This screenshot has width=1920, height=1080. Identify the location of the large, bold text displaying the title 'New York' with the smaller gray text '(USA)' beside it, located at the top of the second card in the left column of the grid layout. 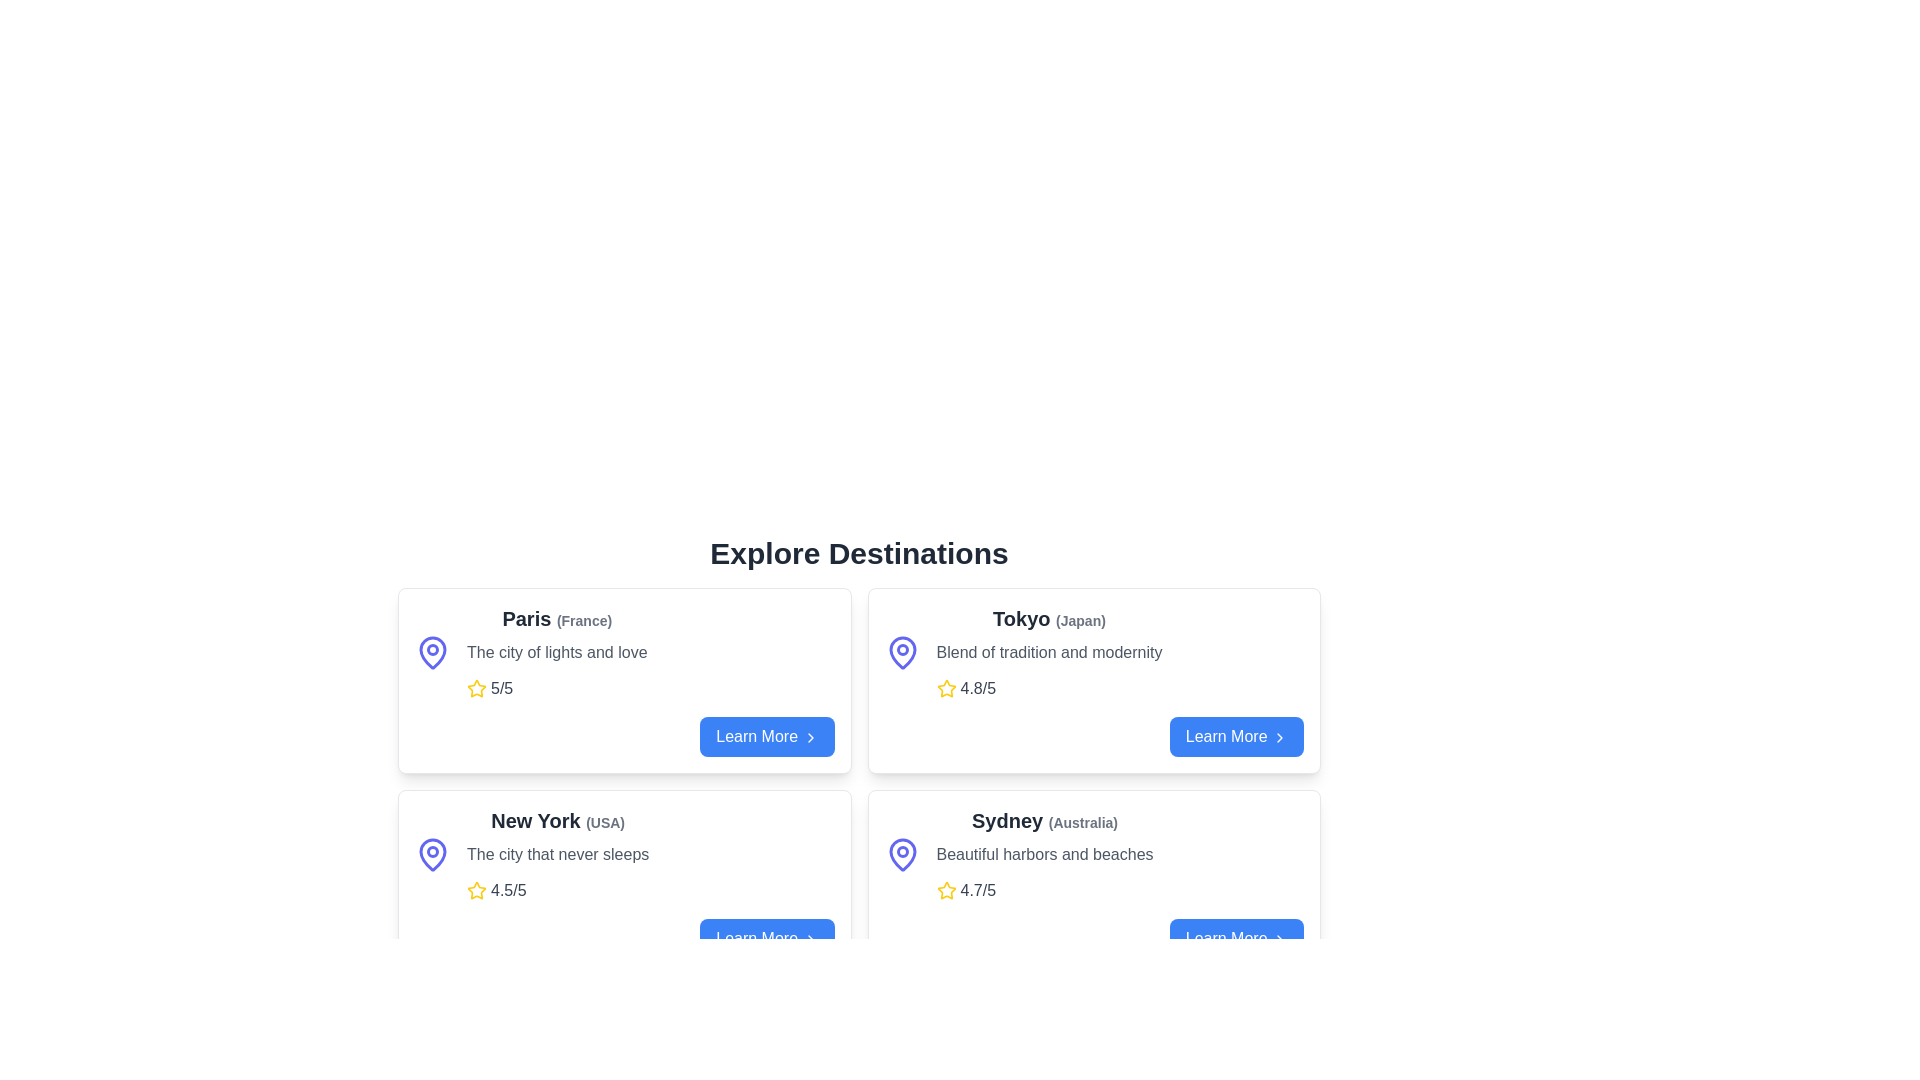
(558, 821).